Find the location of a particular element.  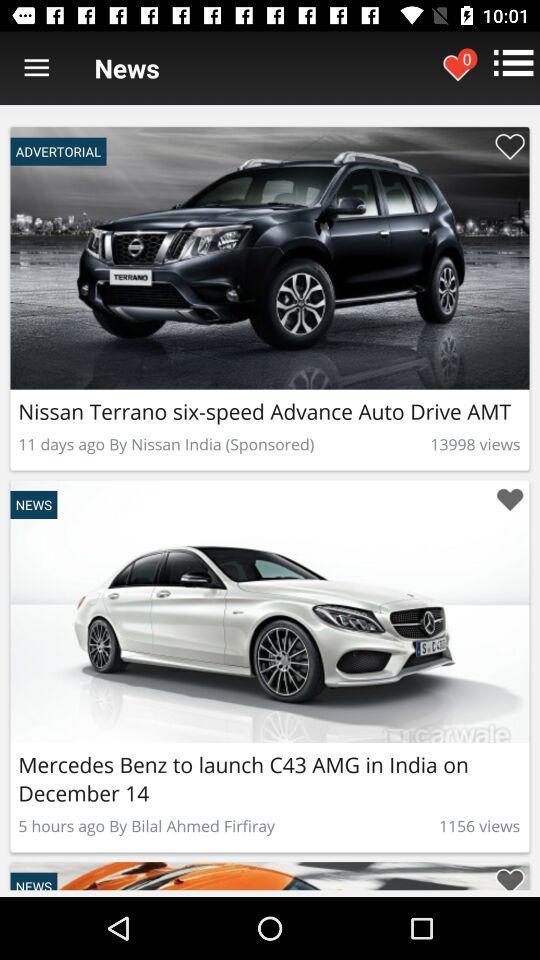

heart this car is located at coordinates (509, 145).